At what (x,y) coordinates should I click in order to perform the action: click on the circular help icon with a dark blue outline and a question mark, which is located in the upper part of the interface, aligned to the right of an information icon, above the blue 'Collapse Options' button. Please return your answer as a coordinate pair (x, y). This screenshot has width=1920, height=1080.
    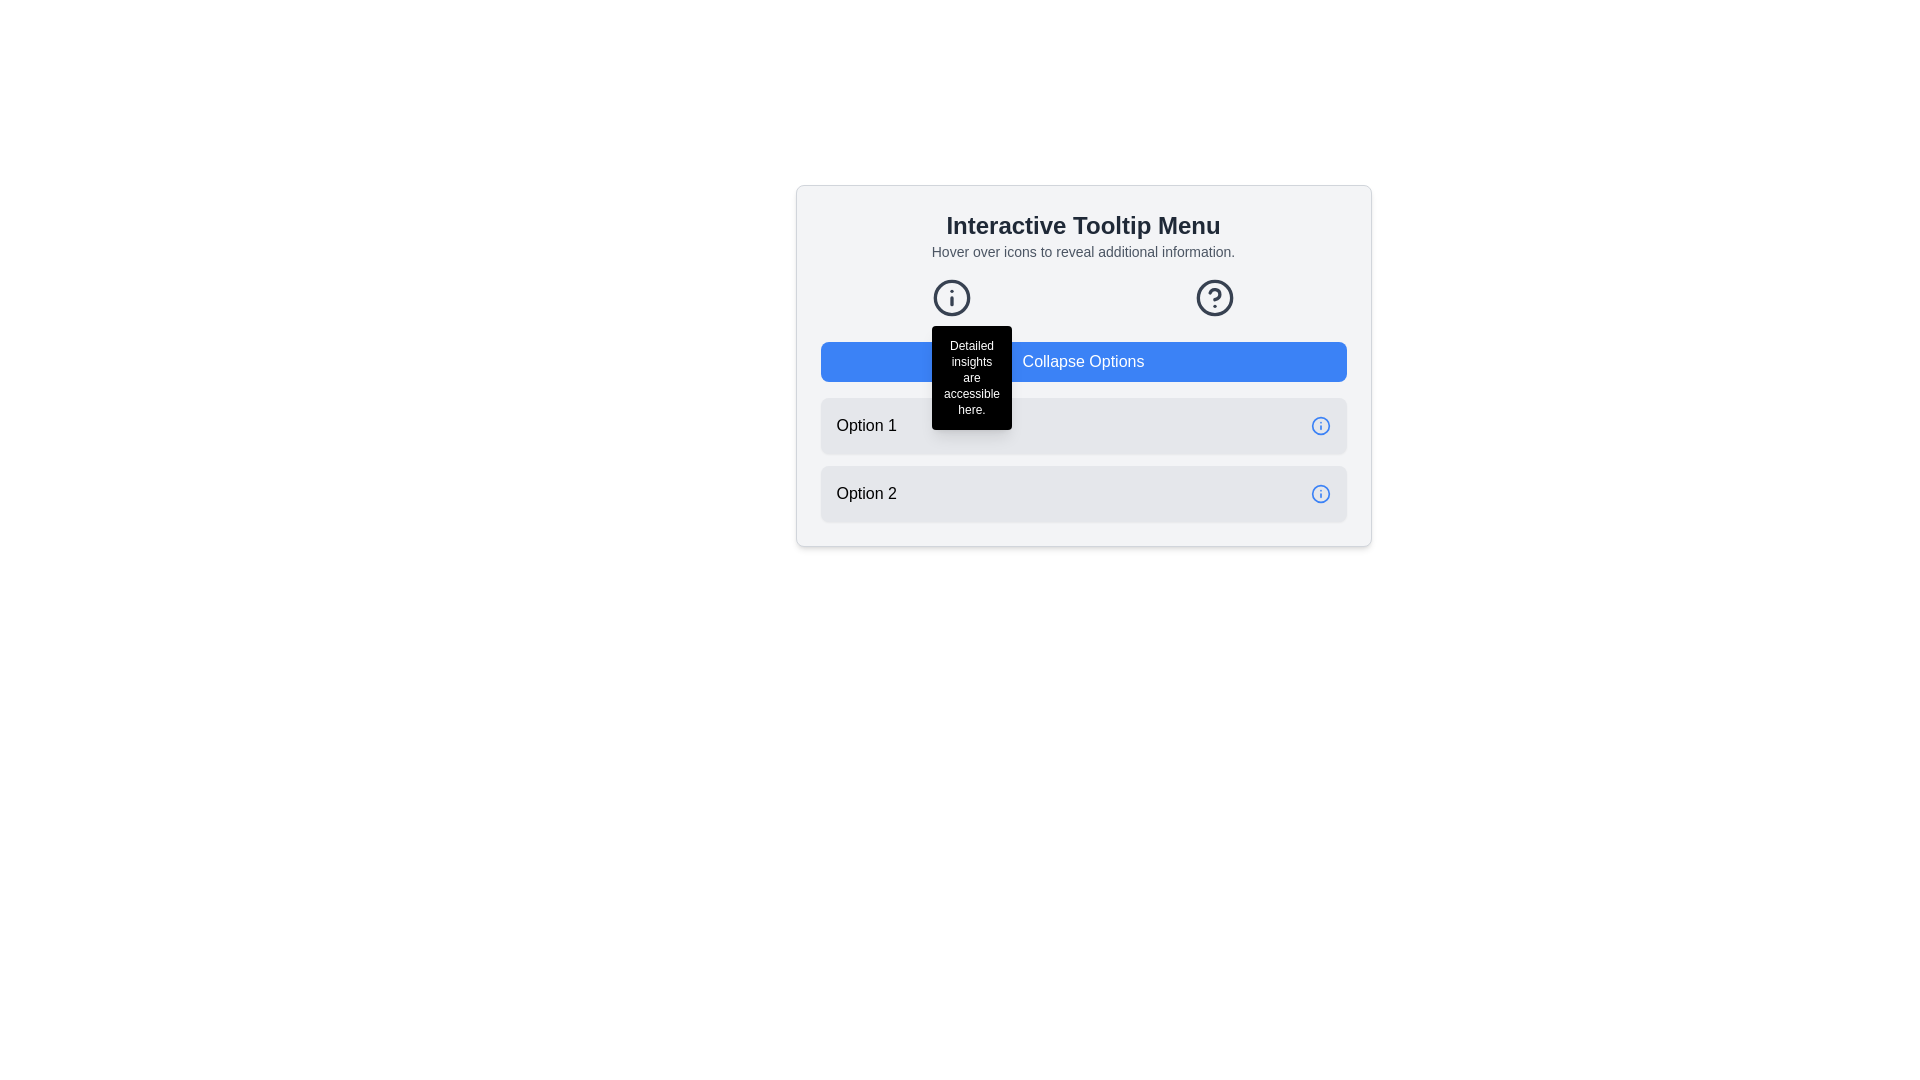
    Looking at the image, I should click on (1213, 297).